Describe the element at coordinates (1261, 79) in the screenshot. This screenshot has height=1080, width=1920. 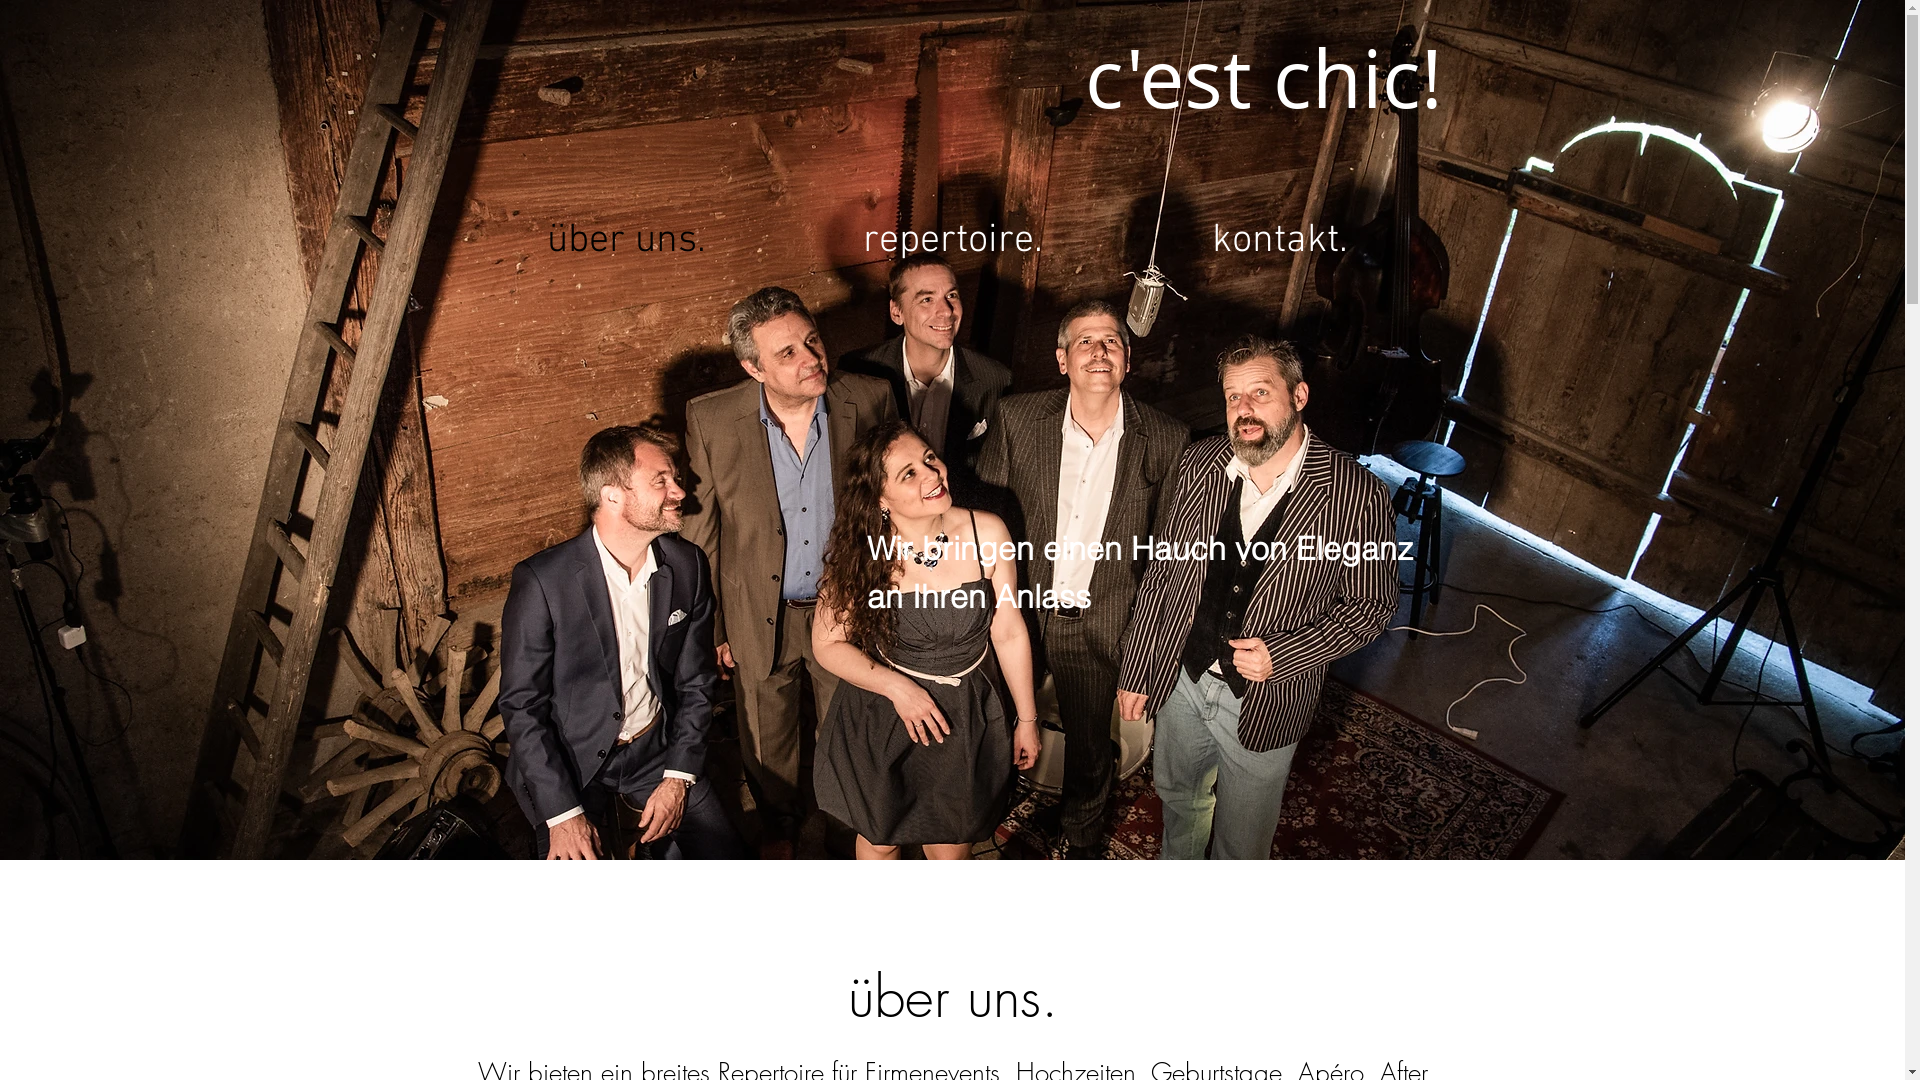
I see `'c'est chic!'` at that location.